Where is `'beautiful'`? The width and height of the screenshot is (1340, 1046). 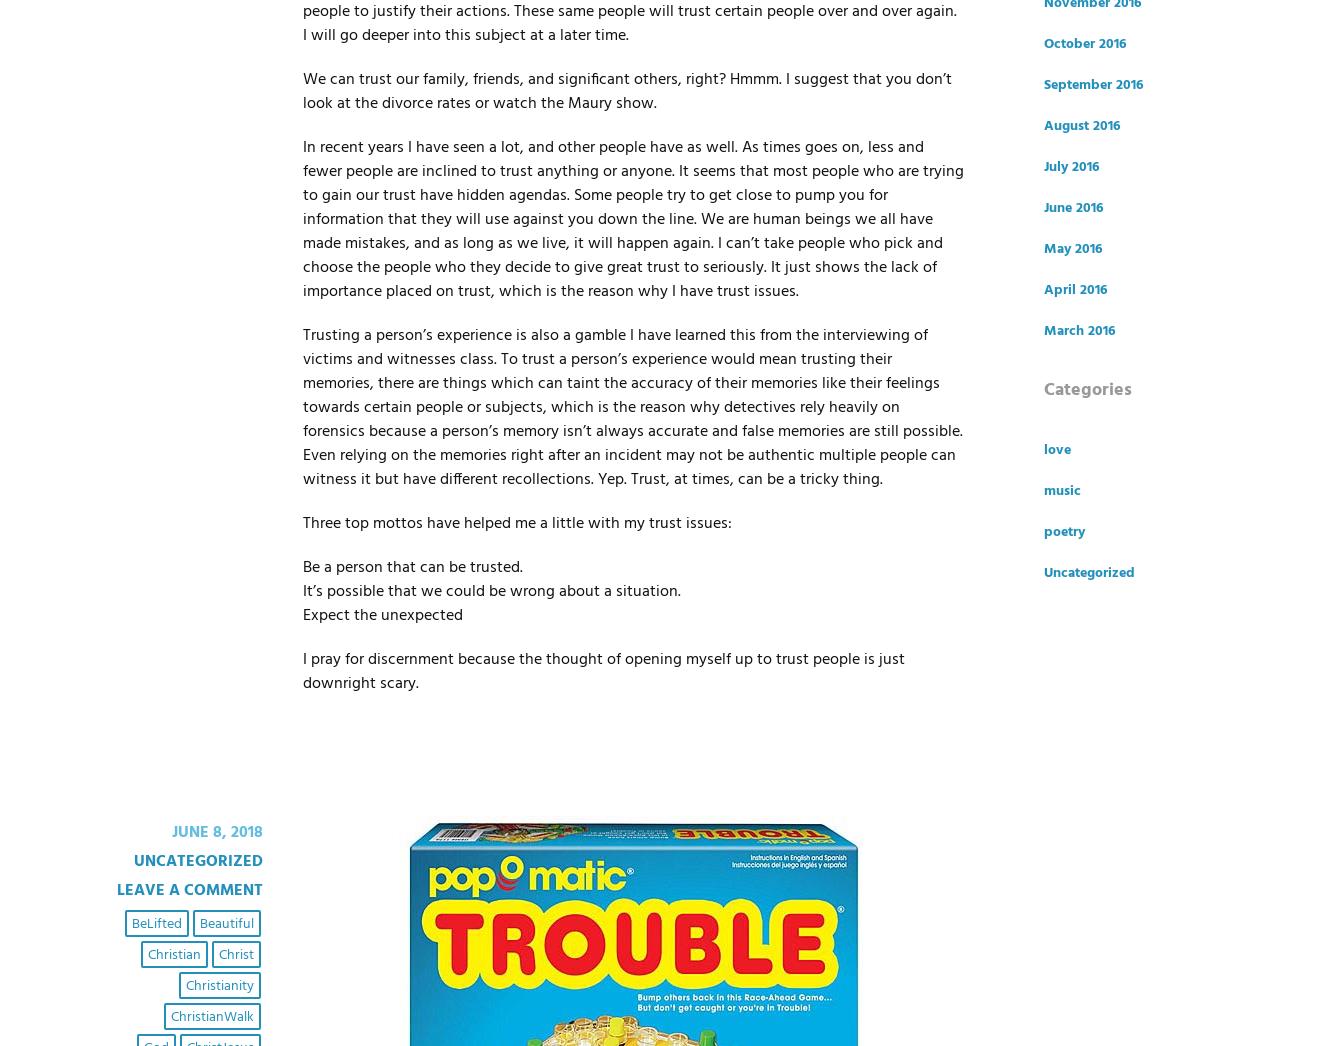 'beautiful' is located at coordinates (225, 923).